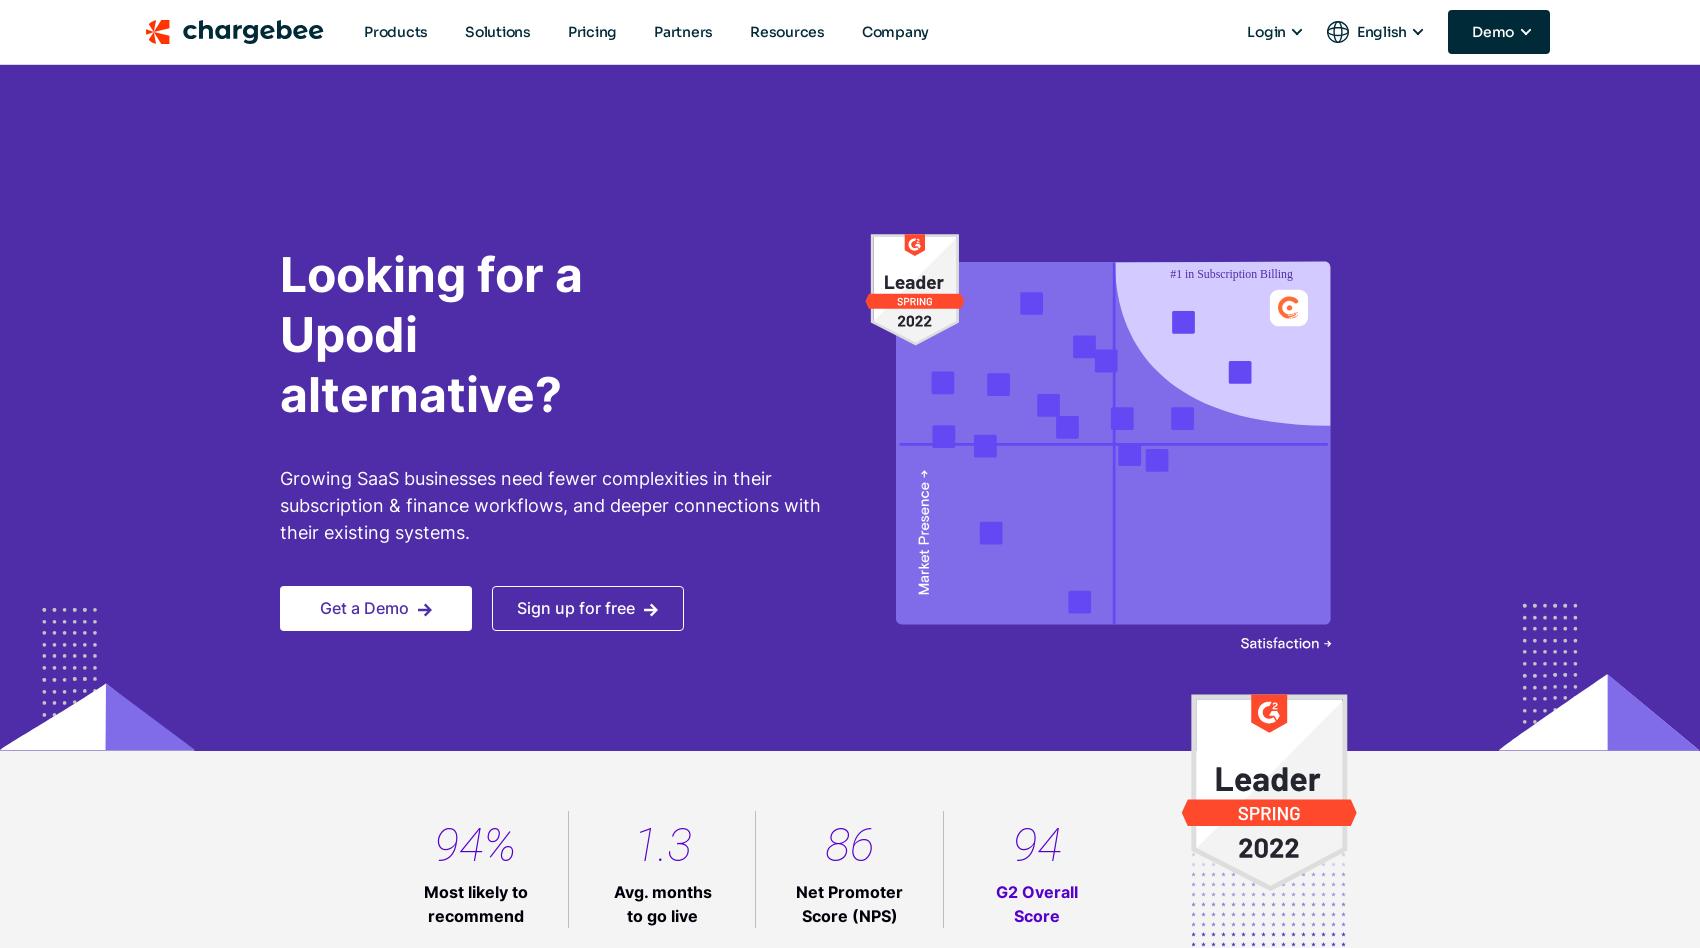  What do you see at coordinates (823, 894) in the screenshot?
I see `'— Jay Khiroya,'` at bounding box center [823, 894].